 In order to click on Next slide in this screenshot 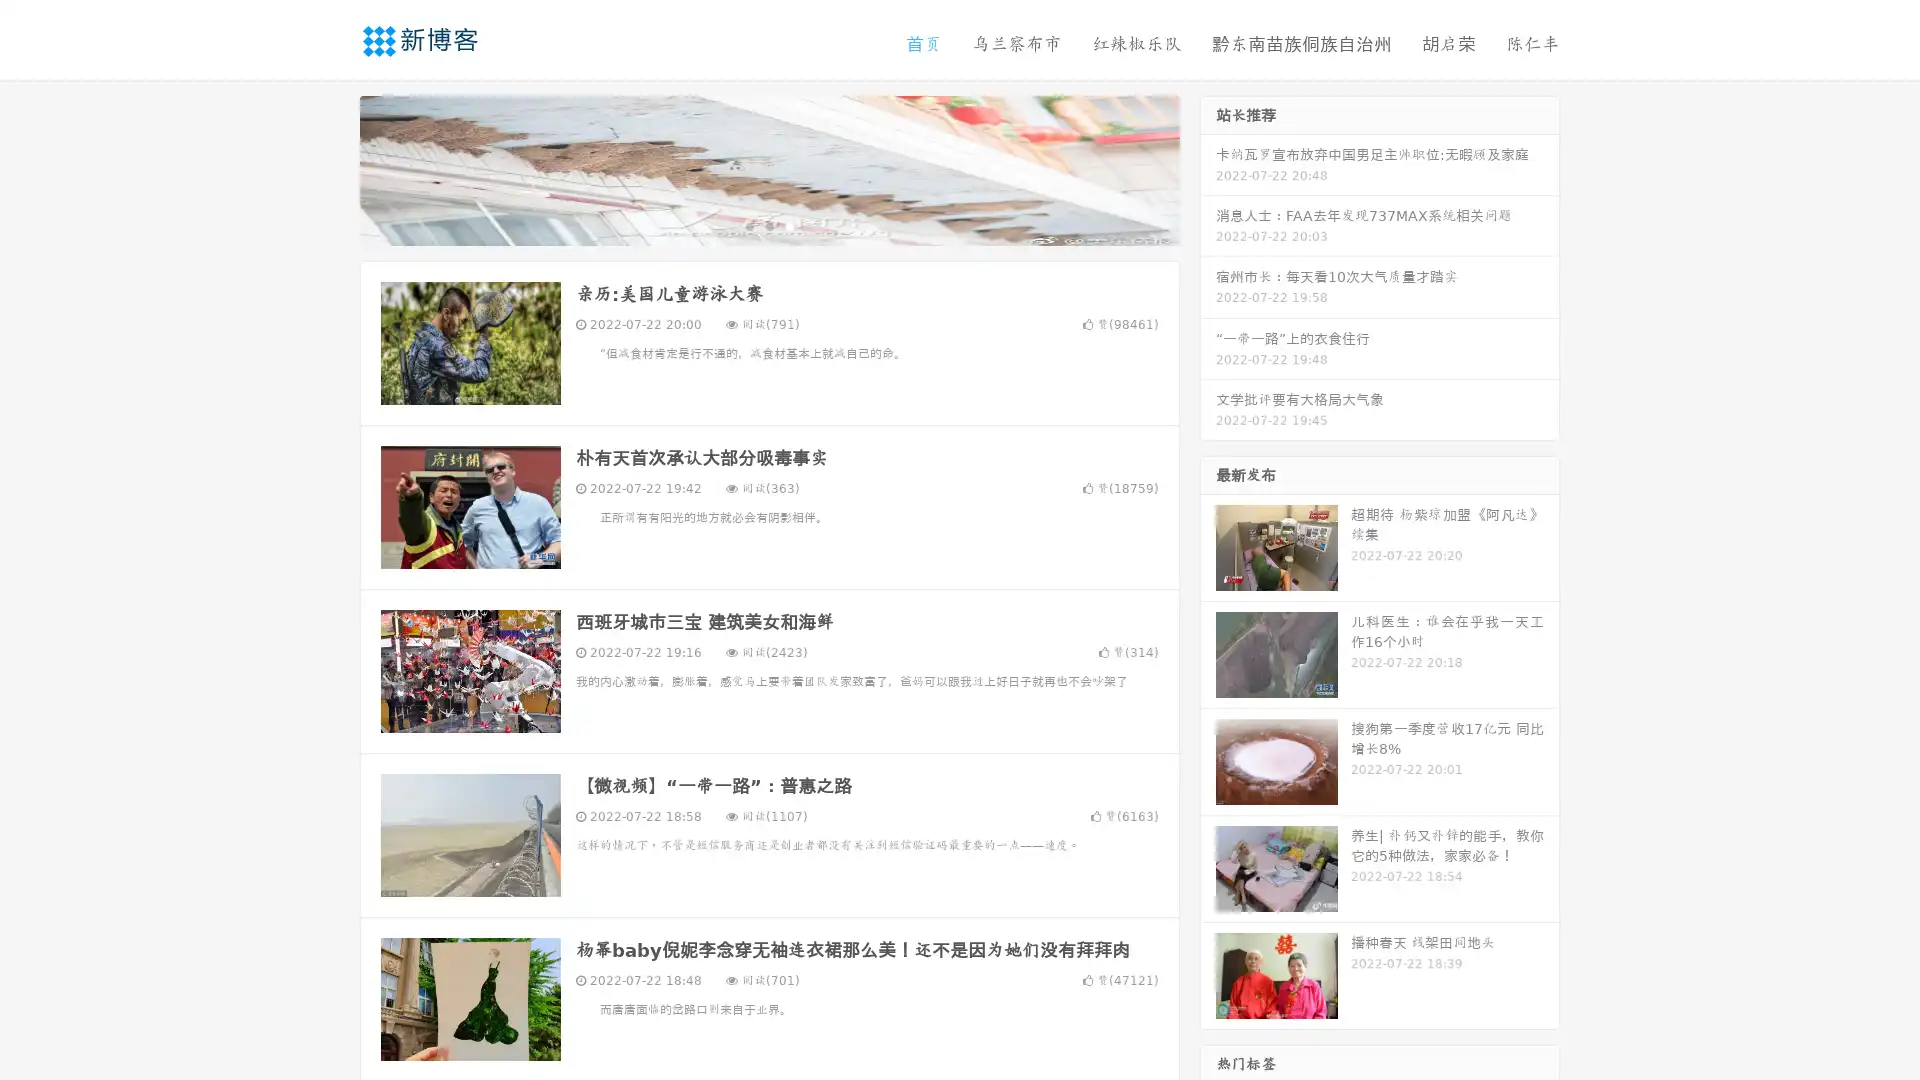, I will do `click(1208, 168)`.